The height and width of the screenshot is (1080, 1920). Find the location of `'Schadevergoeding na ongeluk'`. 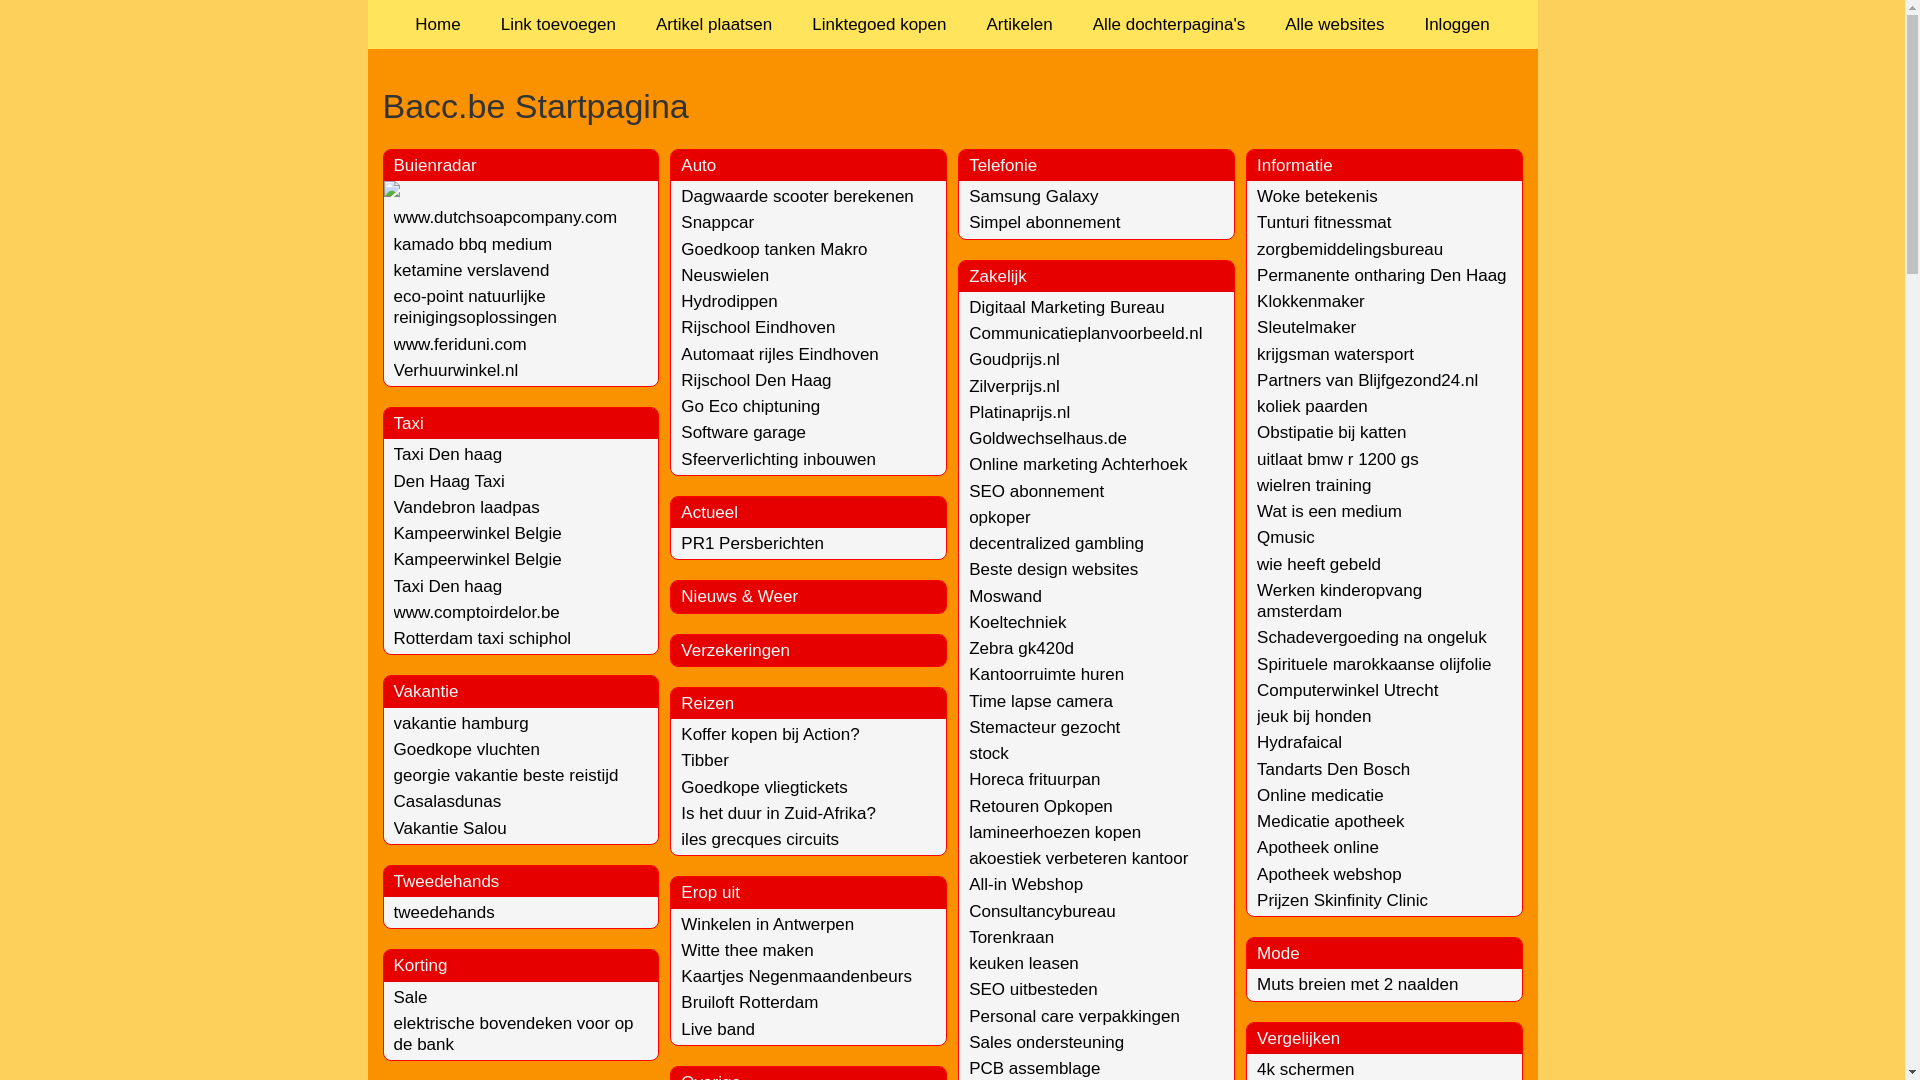

'Schadevergoeding na ongeluk' is located at coordinates (1371, 637).